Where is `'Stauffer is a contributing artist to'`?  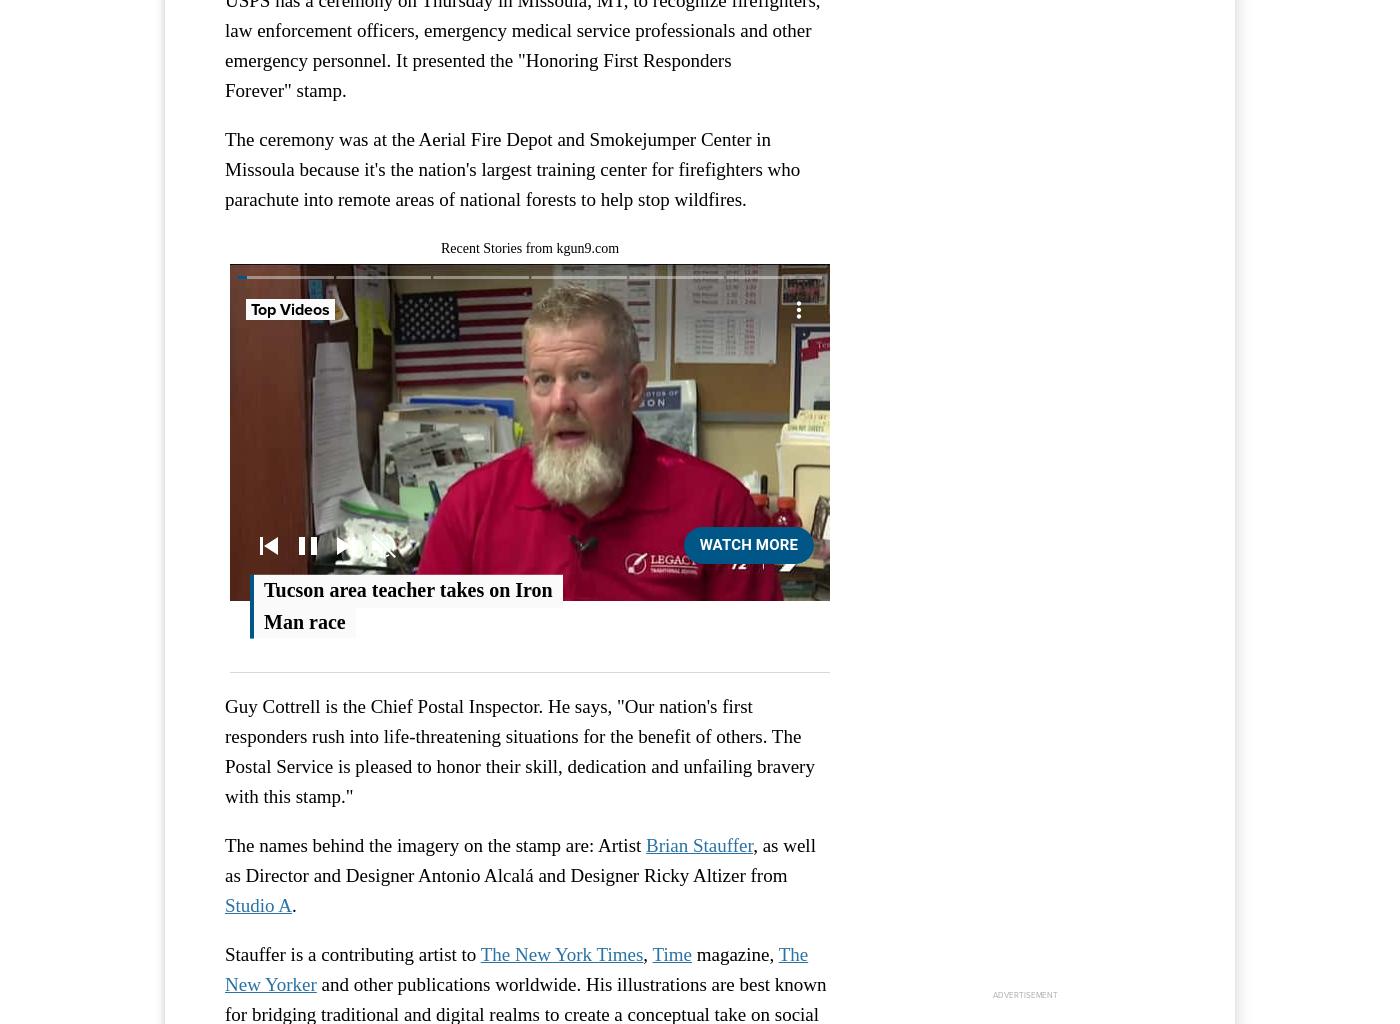
'Stauffer is a contributing artist to' is located at coordinates (224, 954).